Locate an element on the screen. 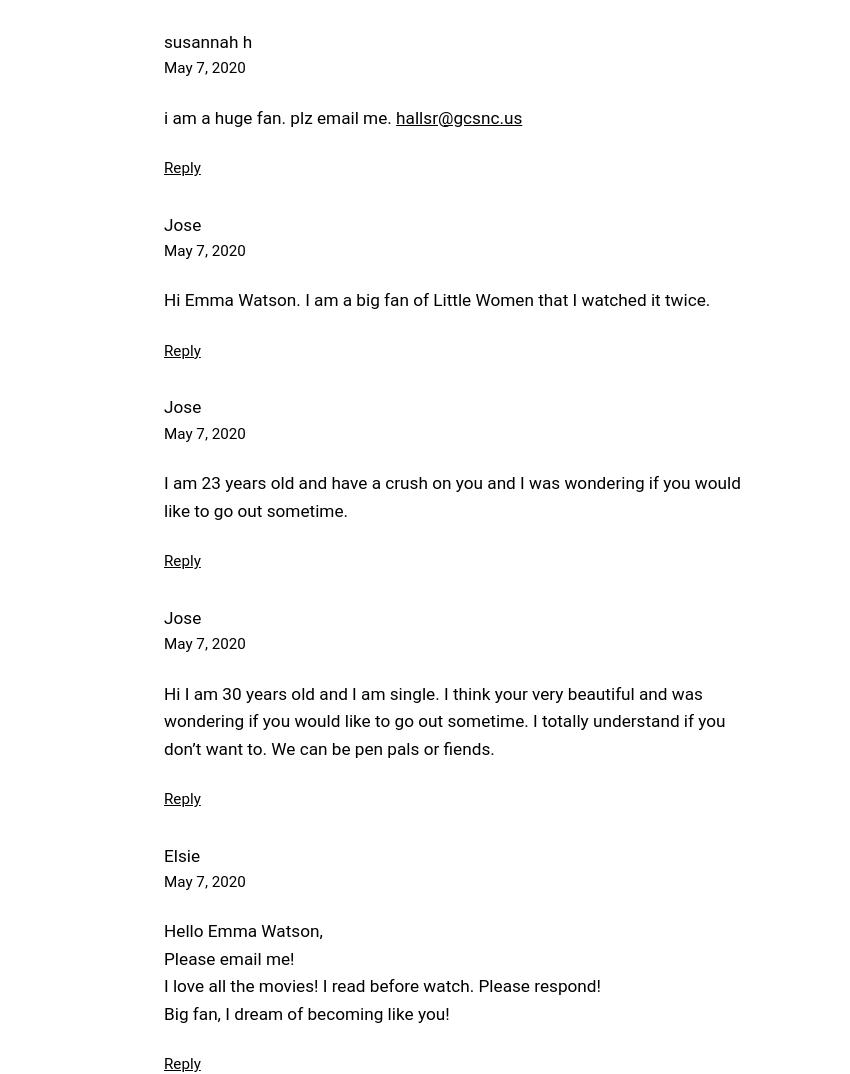 The image size is (850, 1074). 'I am 23 years old and have a crush on you and I was wondering if you would like to go out sometime.' is located at coordinates (451, 496).